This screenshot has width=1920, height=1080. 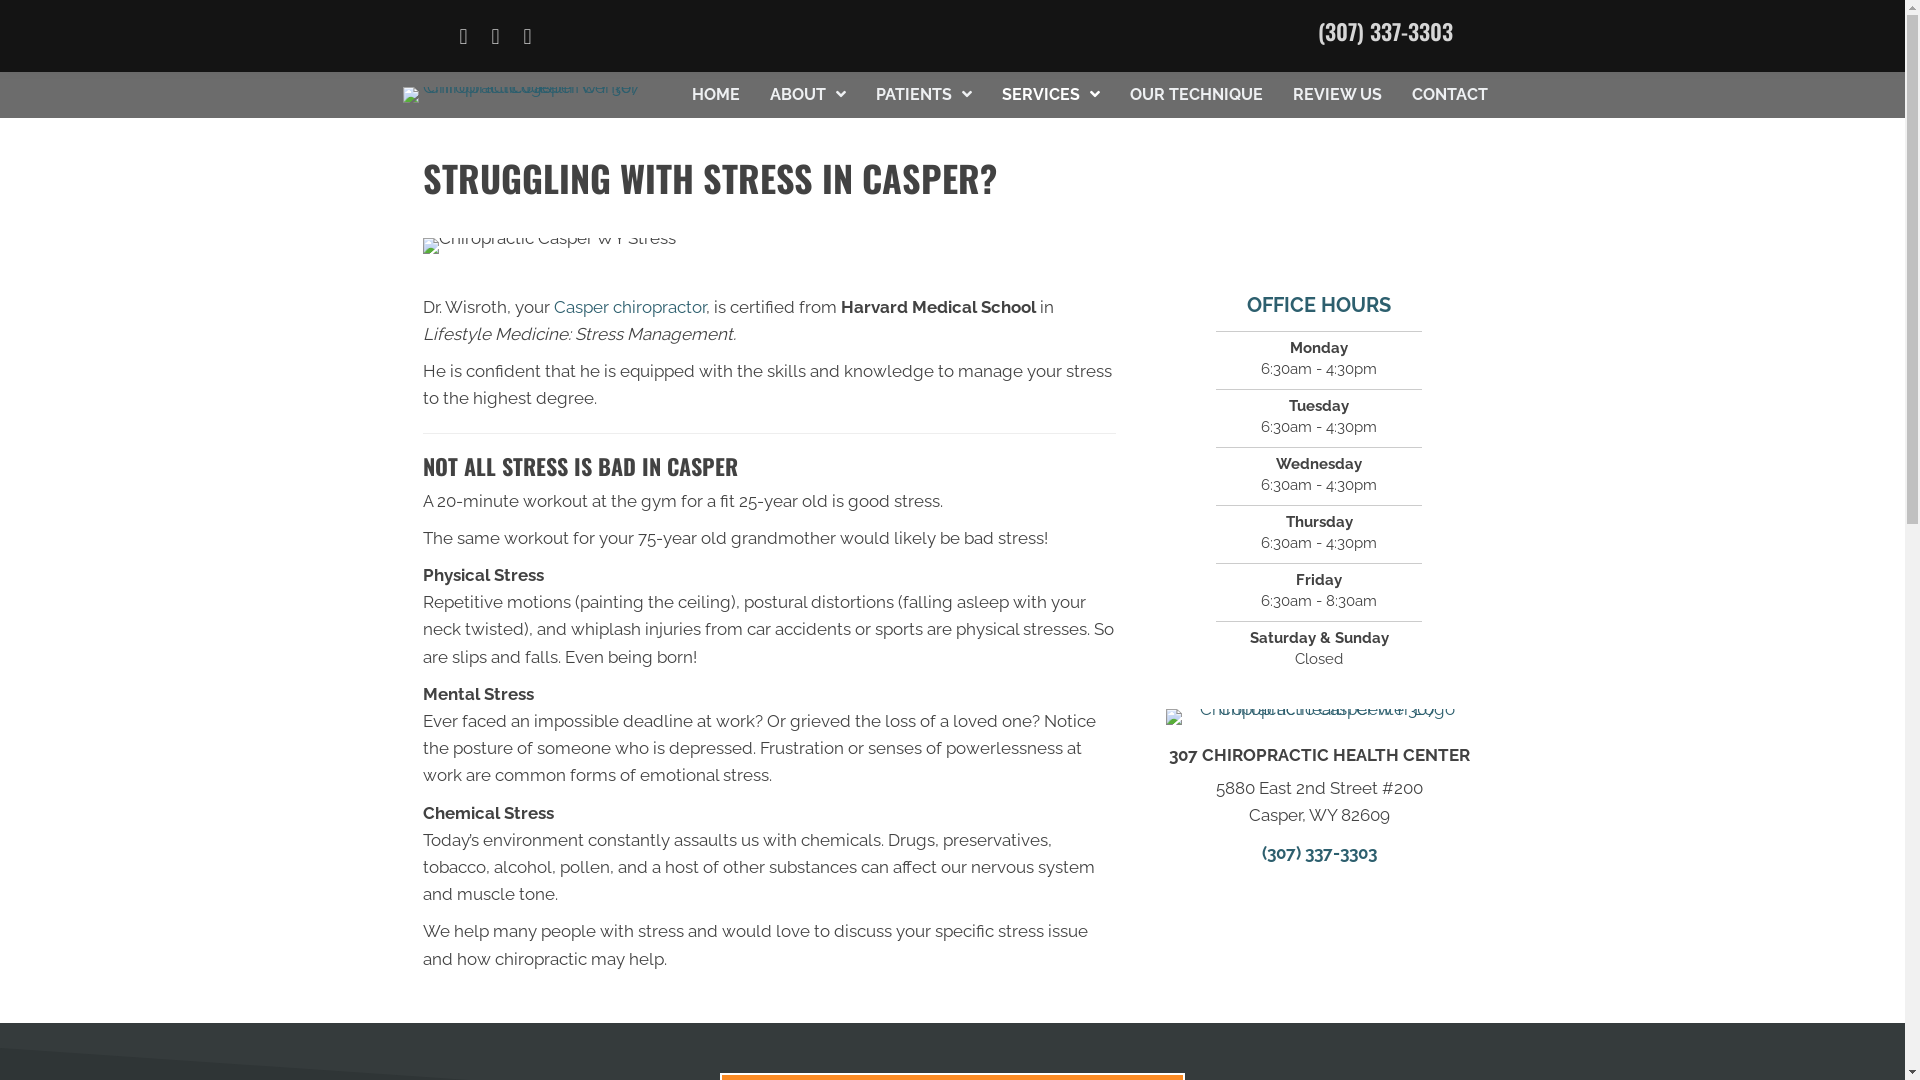 What do you see at coordinates (923, 95) in the screenshot?
I see `'PATIENTS'` at bounding box center [923, 95].